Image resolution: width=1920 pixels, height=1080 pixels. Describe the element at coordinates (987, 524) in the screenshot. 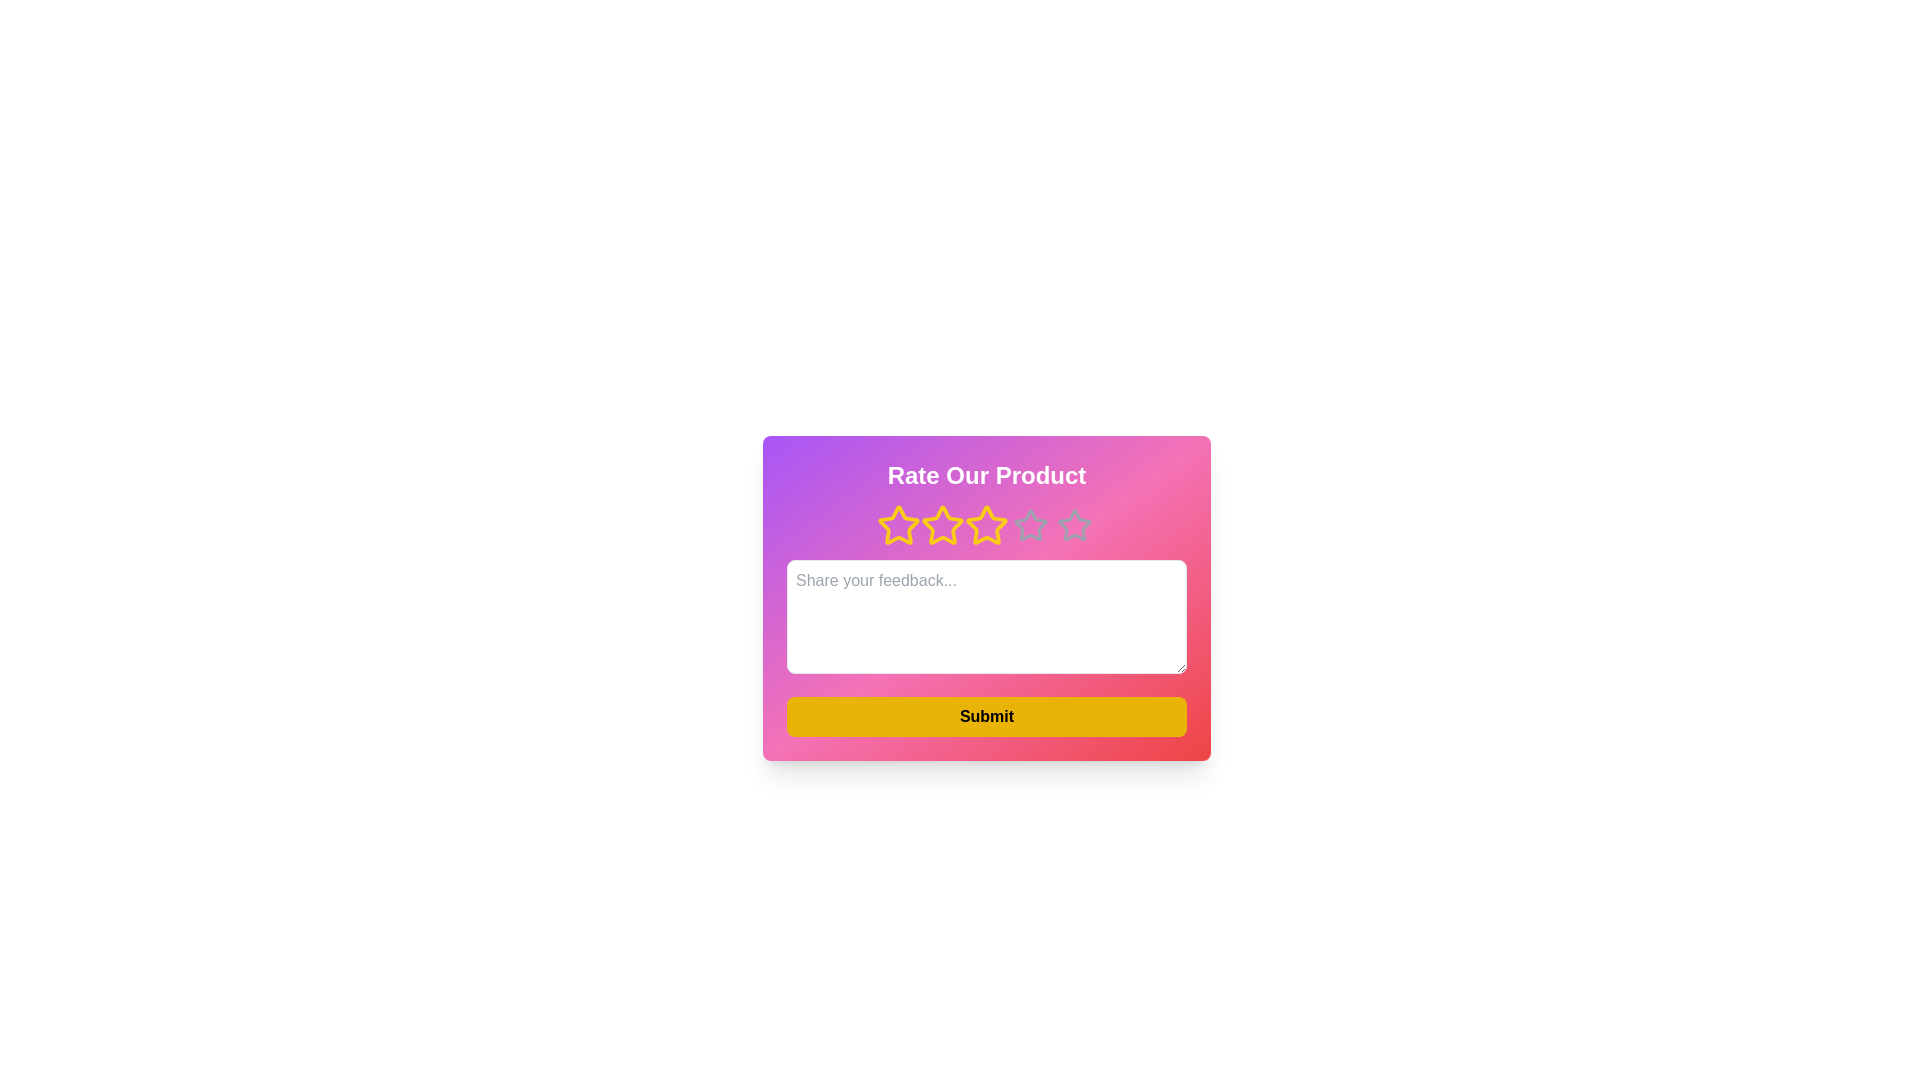

I see `the third rating star icon located in the center of the row of five stars` at that location.